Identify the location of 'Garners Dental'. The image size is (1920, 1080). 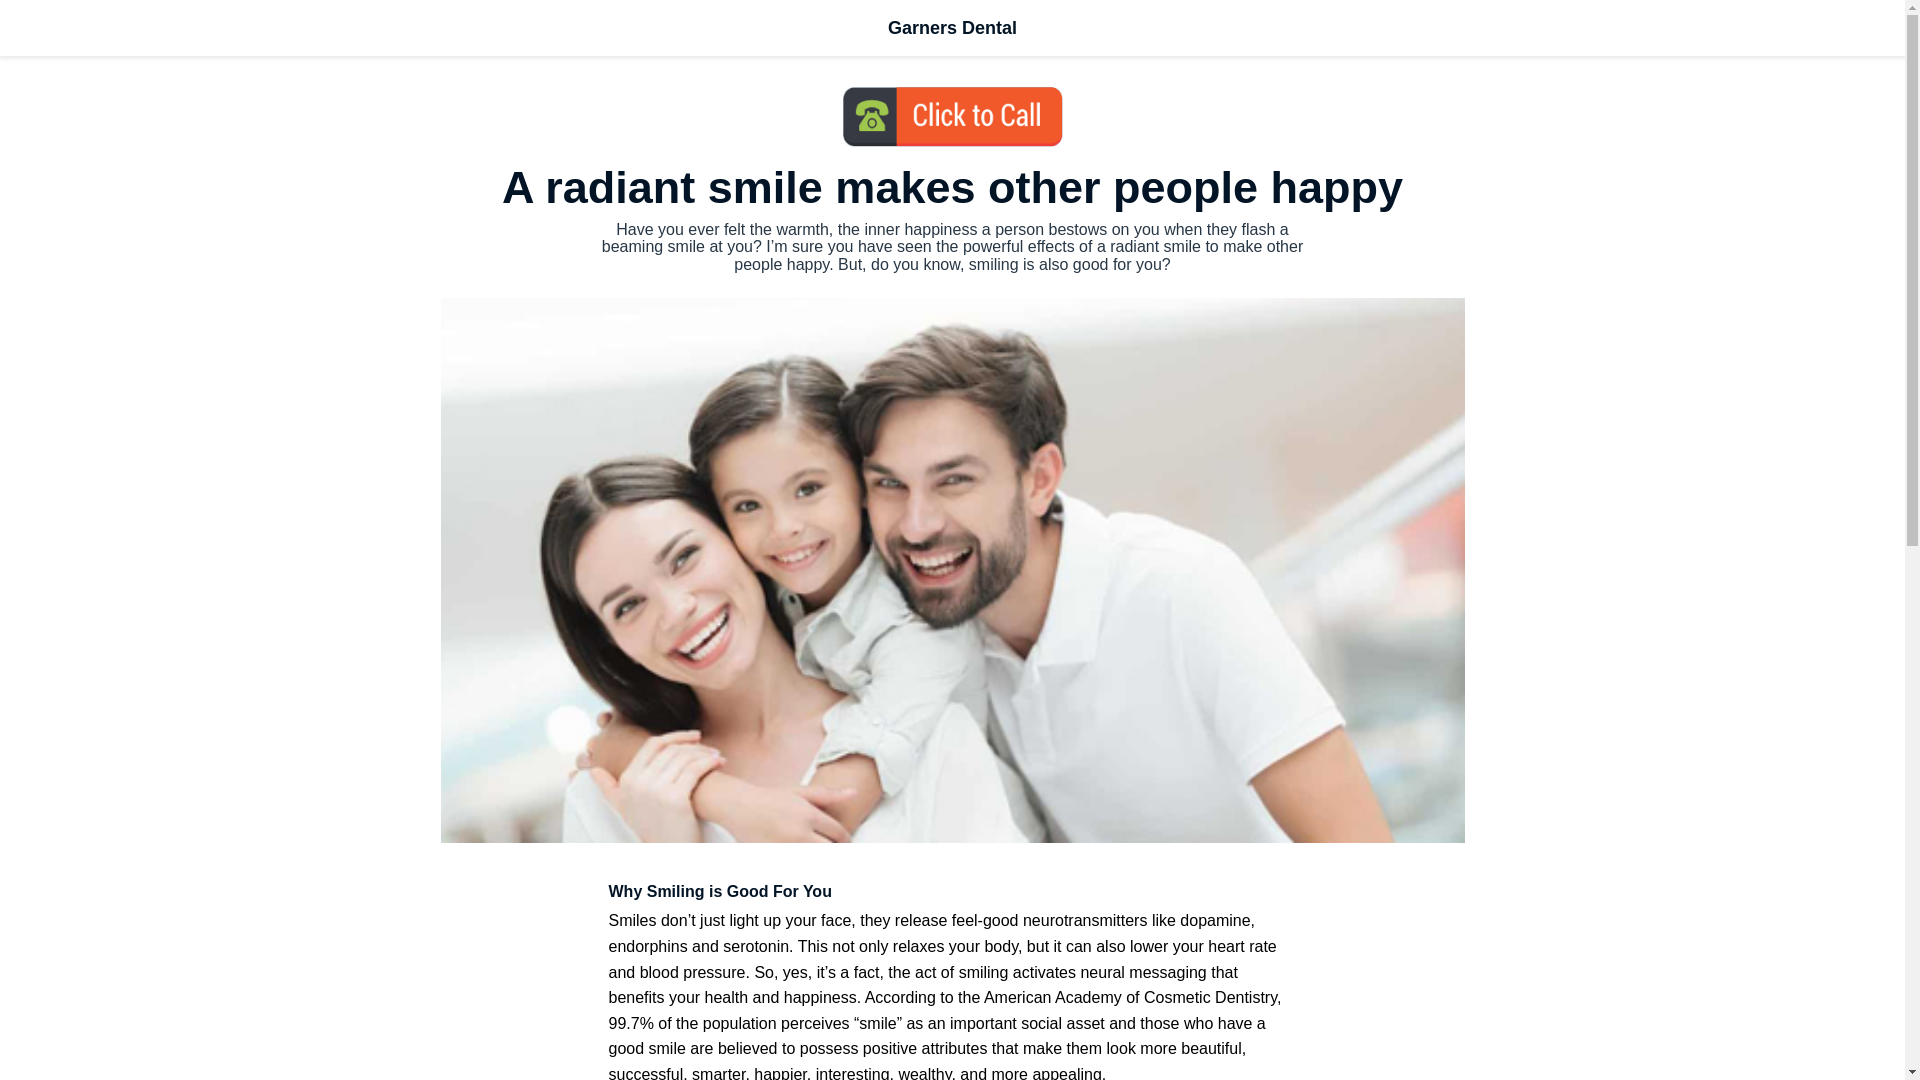
(951, 28).